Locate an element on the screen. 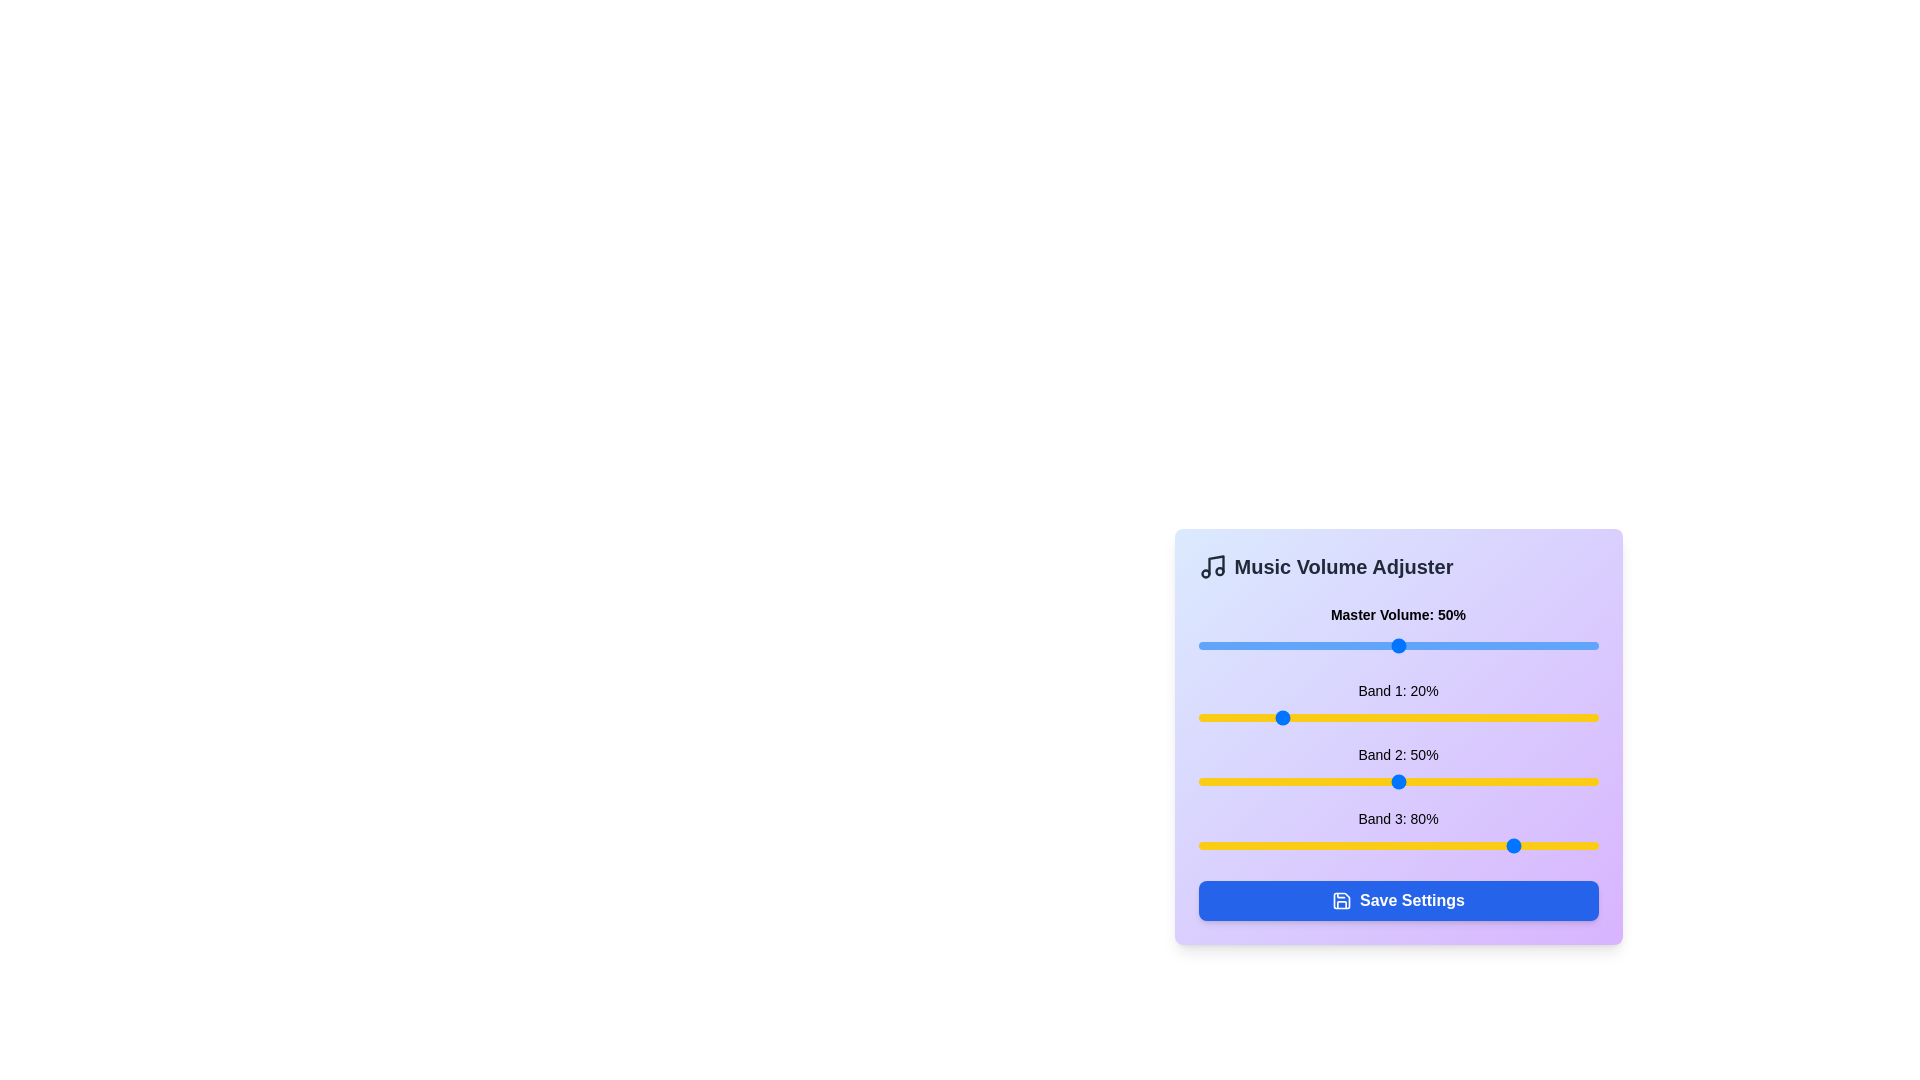 Image resolution: width=1920 pixels, height=1080 pixels. the slider is located at coordinates (1225, 645).